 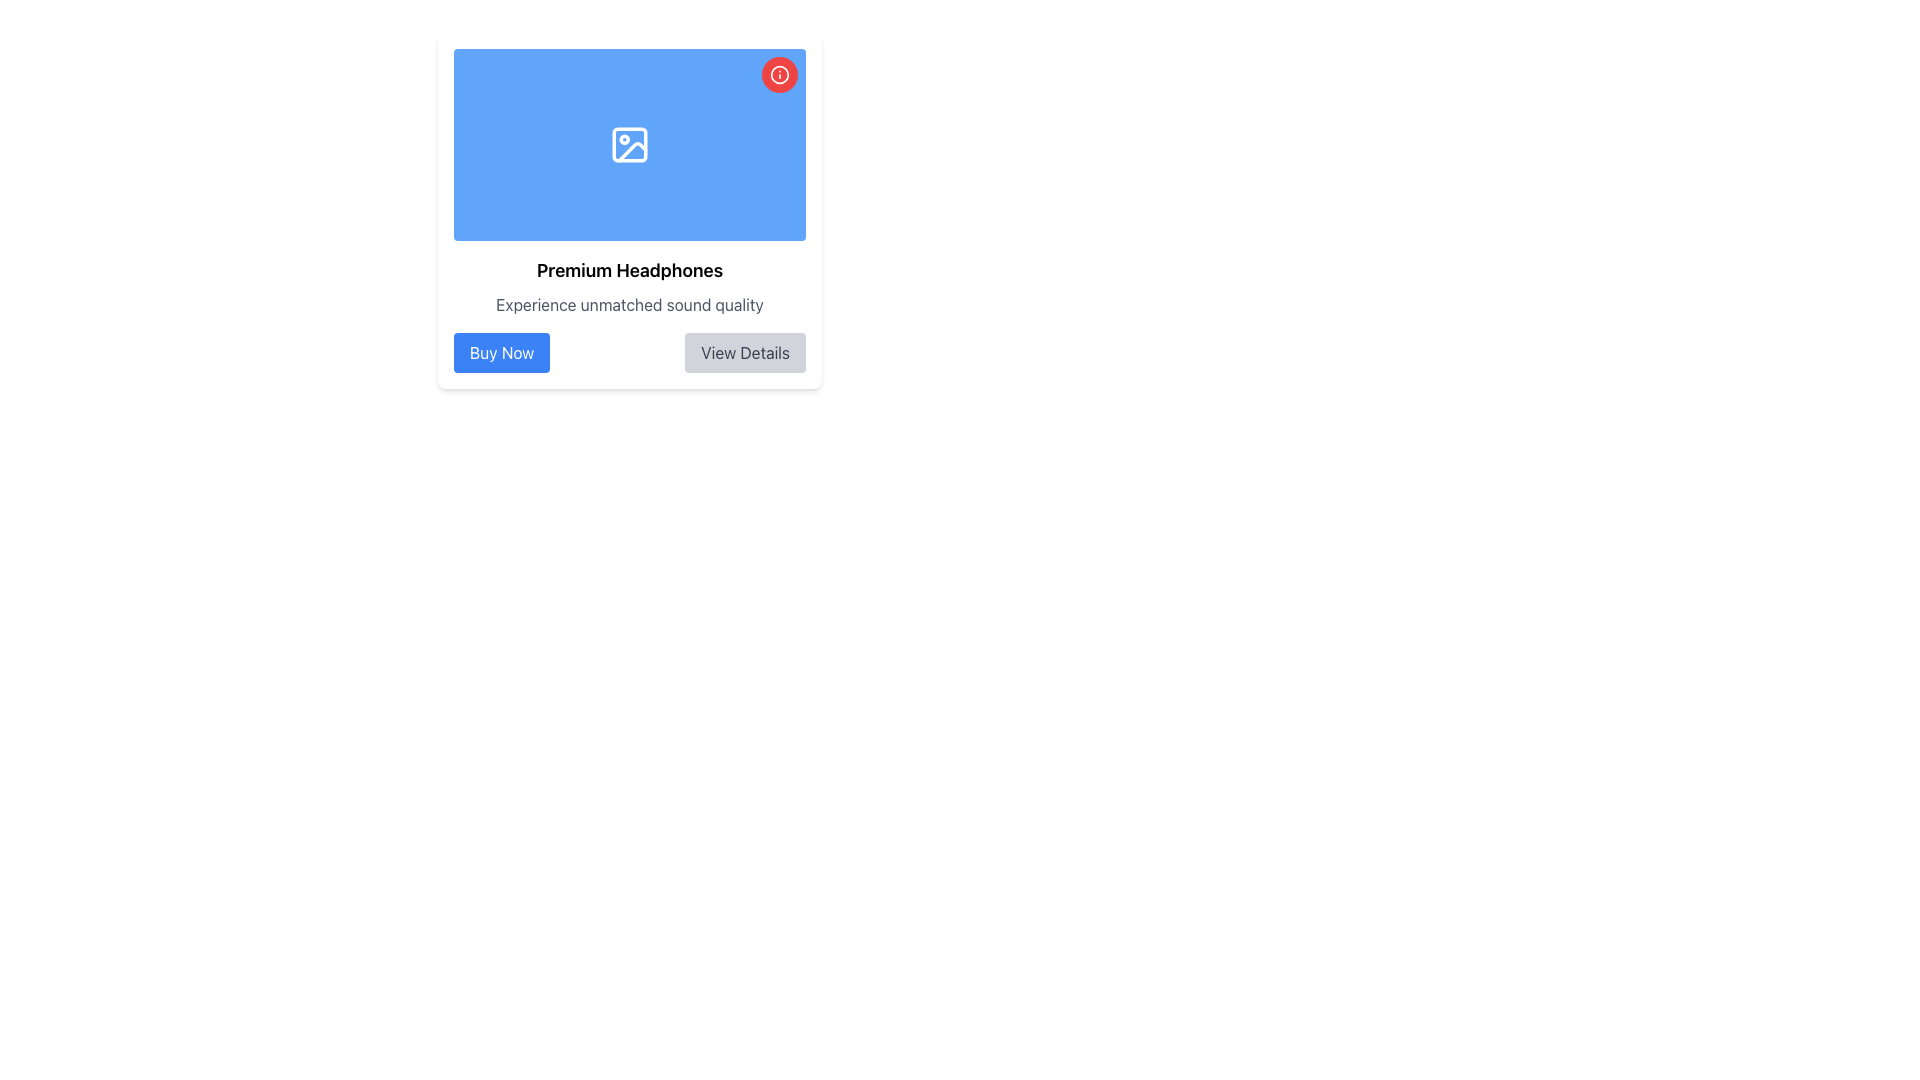 I want to click on the red circular button containing the information symbol located at the top-right corner of the blue image section in the card layout, above the text 'Premium Headphones.', so click(x=778, y=73).